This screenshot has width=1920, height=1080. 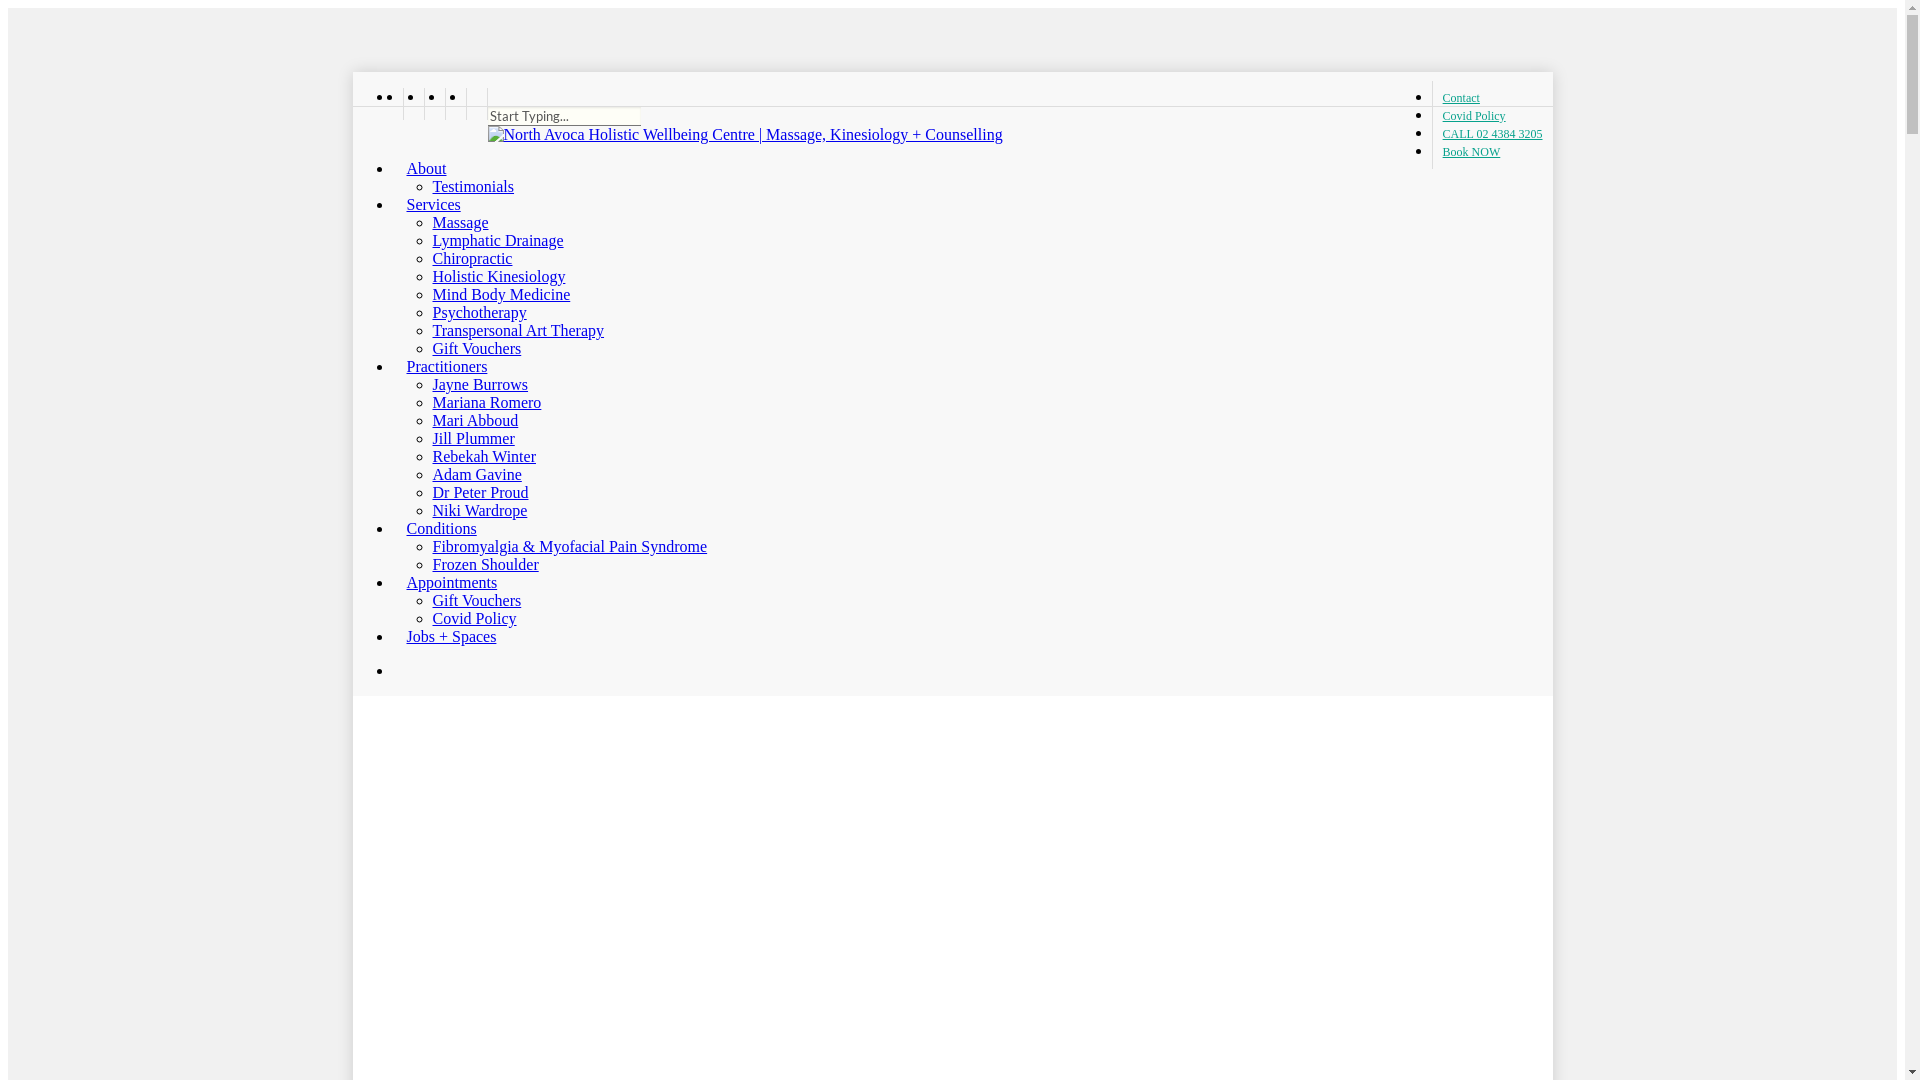 What do you see at coordinates (498, 276) in the screenshot?
I see `'Holistic Kinesiology'` at bounding box center [498, 276].